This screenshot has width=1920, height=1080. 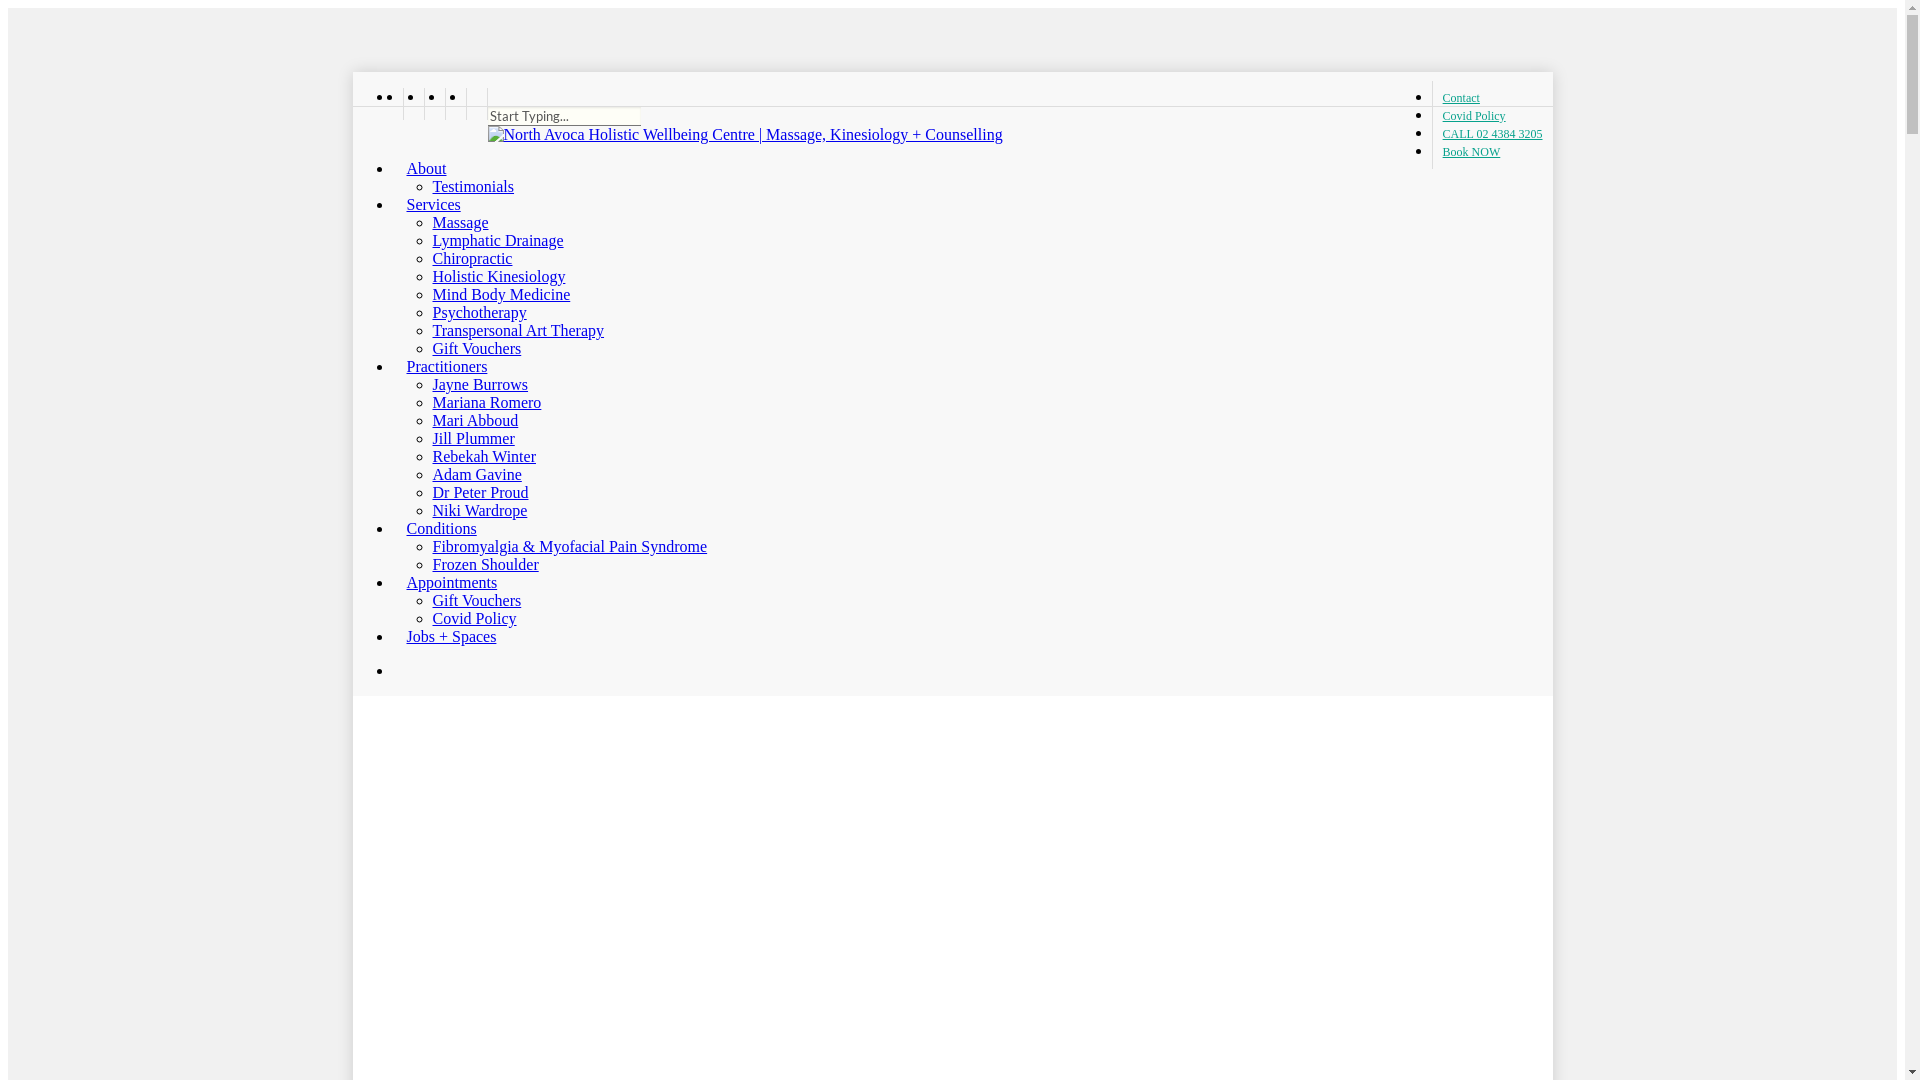 What do you see at coordinates (498, 276) in the screenshot?
I see `'Holistic Kinesiology'` at bounding box center [498, 276].